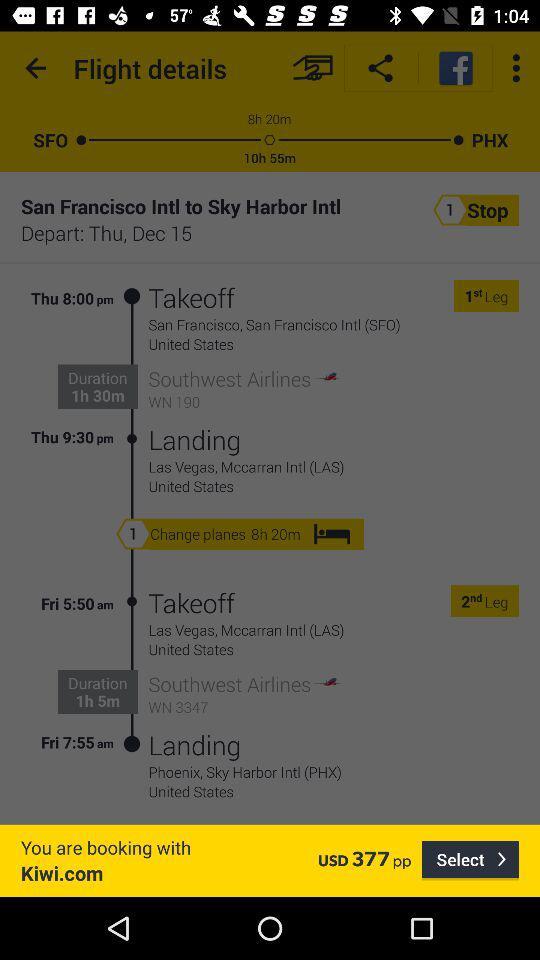 The height and width of the screenshot is (960, 540). I want to click on checkout, so click(312, 68).